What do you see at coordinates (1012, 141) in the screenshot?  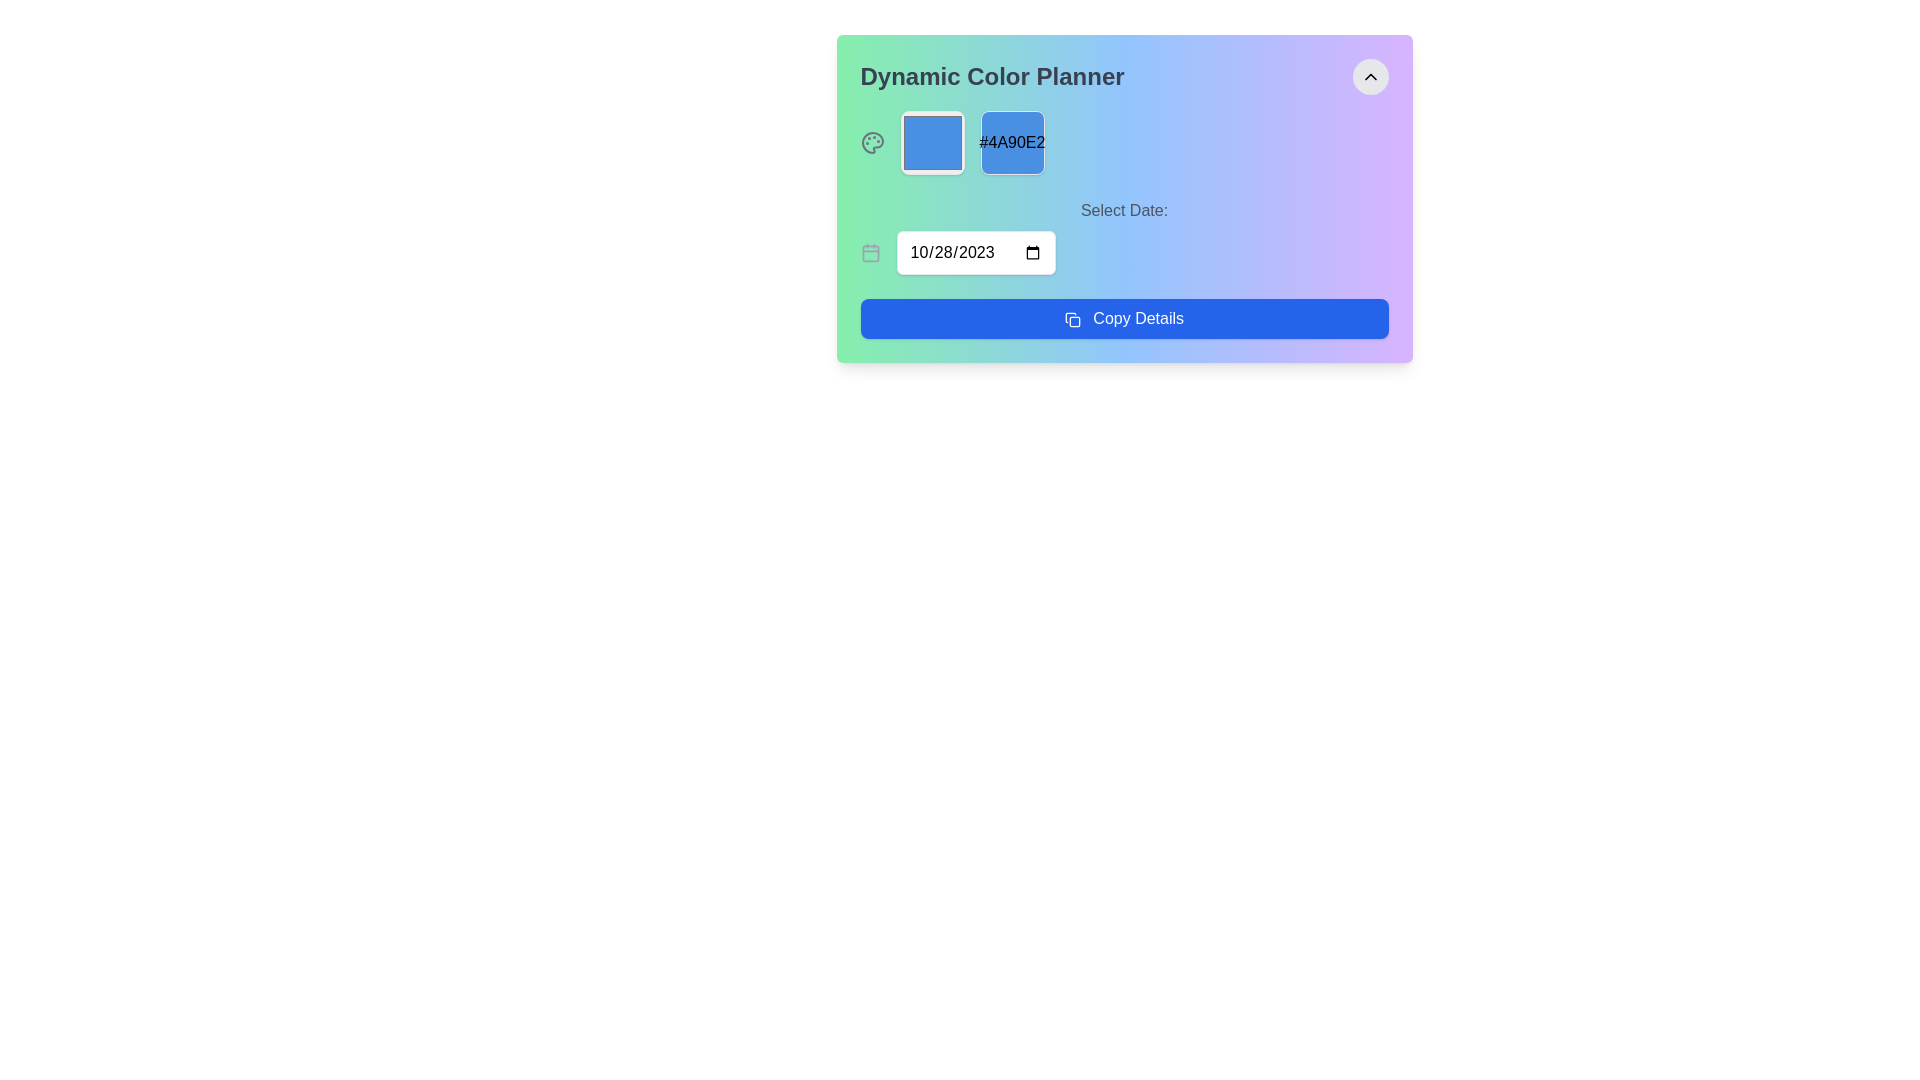 I see `the color and text of the color swatch with a blue background and the text '#4A90E2' centered inside` at bounding box center [1012, 141].